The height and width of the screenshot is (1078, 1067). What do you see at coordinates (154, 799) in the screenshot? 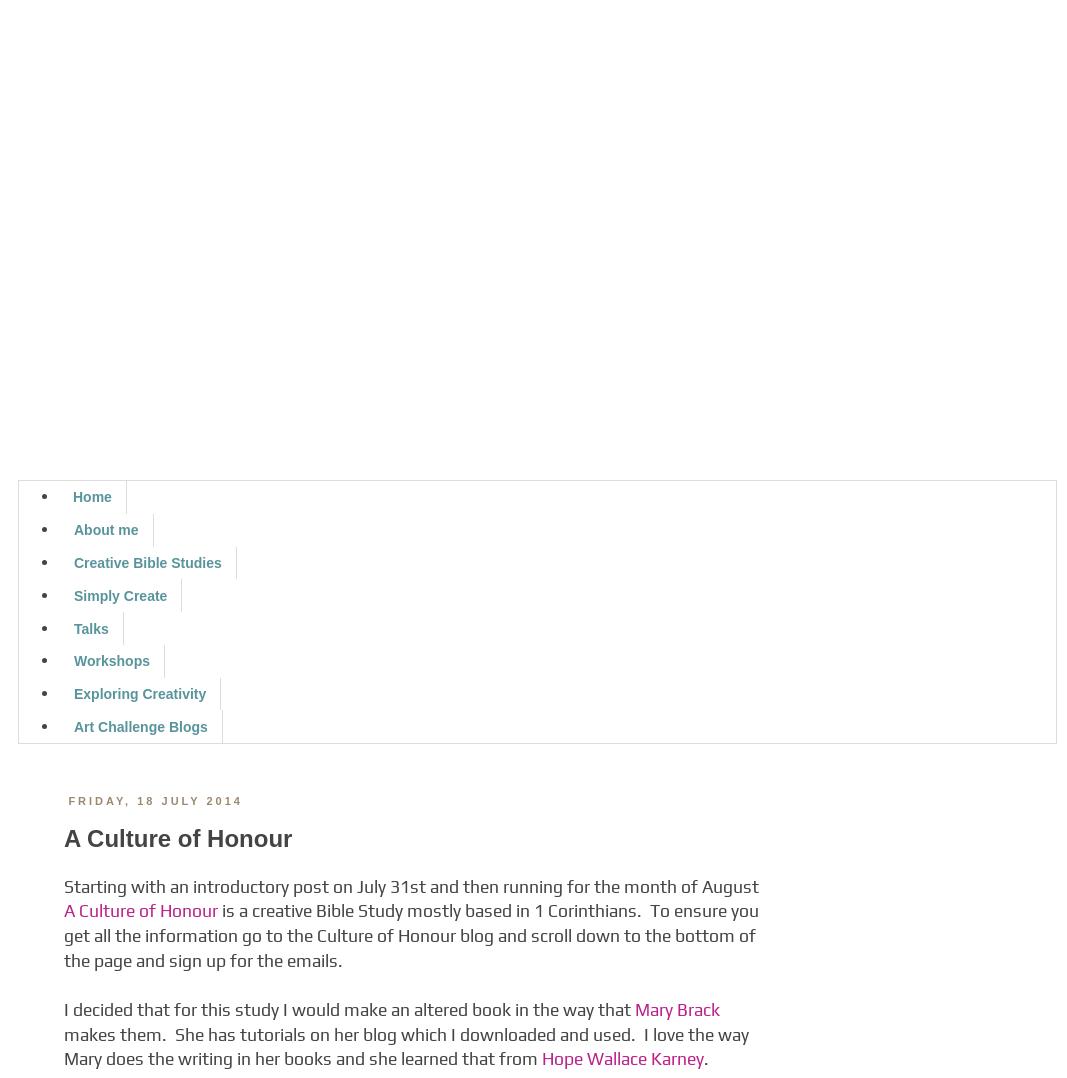
I see `'Friday, 18 July 2014'` at bounding box center [154, 799].